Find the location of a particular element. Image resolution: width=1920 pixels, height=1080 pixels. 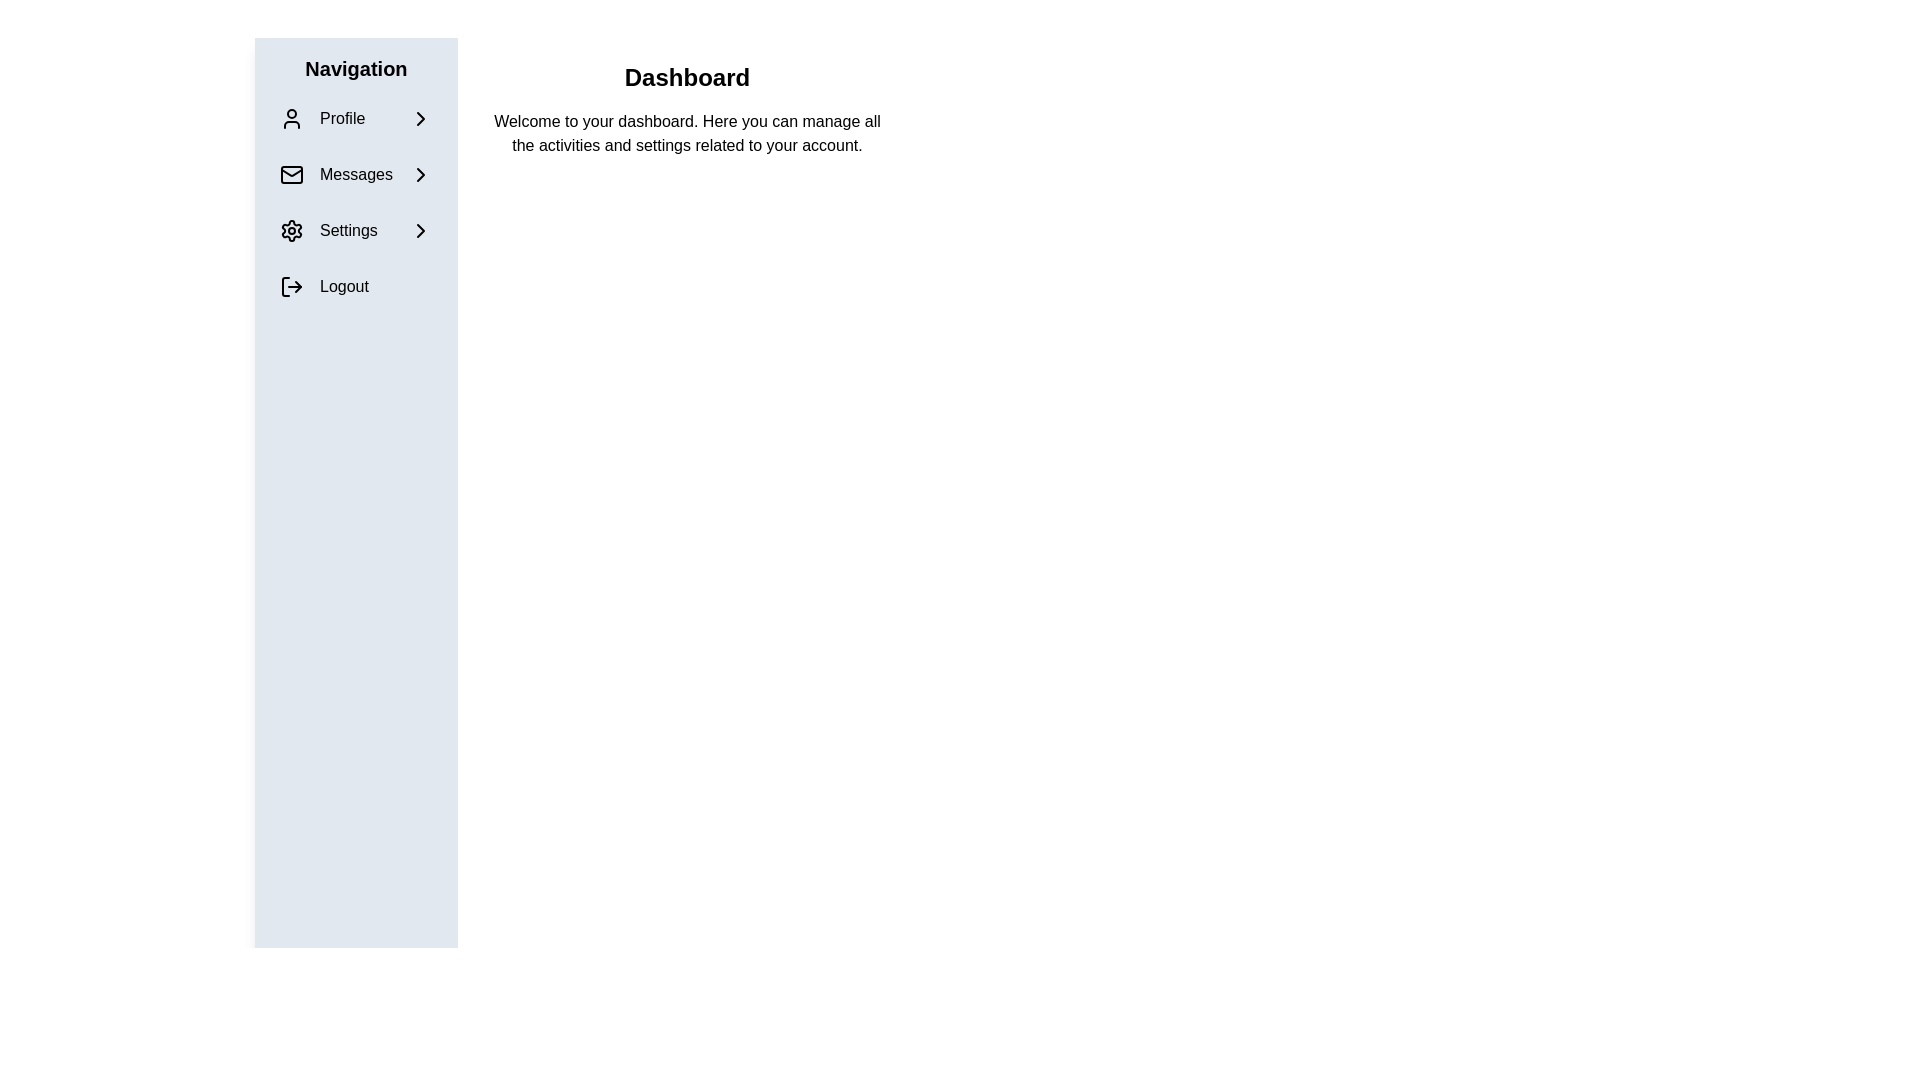

the 'Settings' label, which is the fourth option in the vertical navigation list is located at coordinates (348, 230).